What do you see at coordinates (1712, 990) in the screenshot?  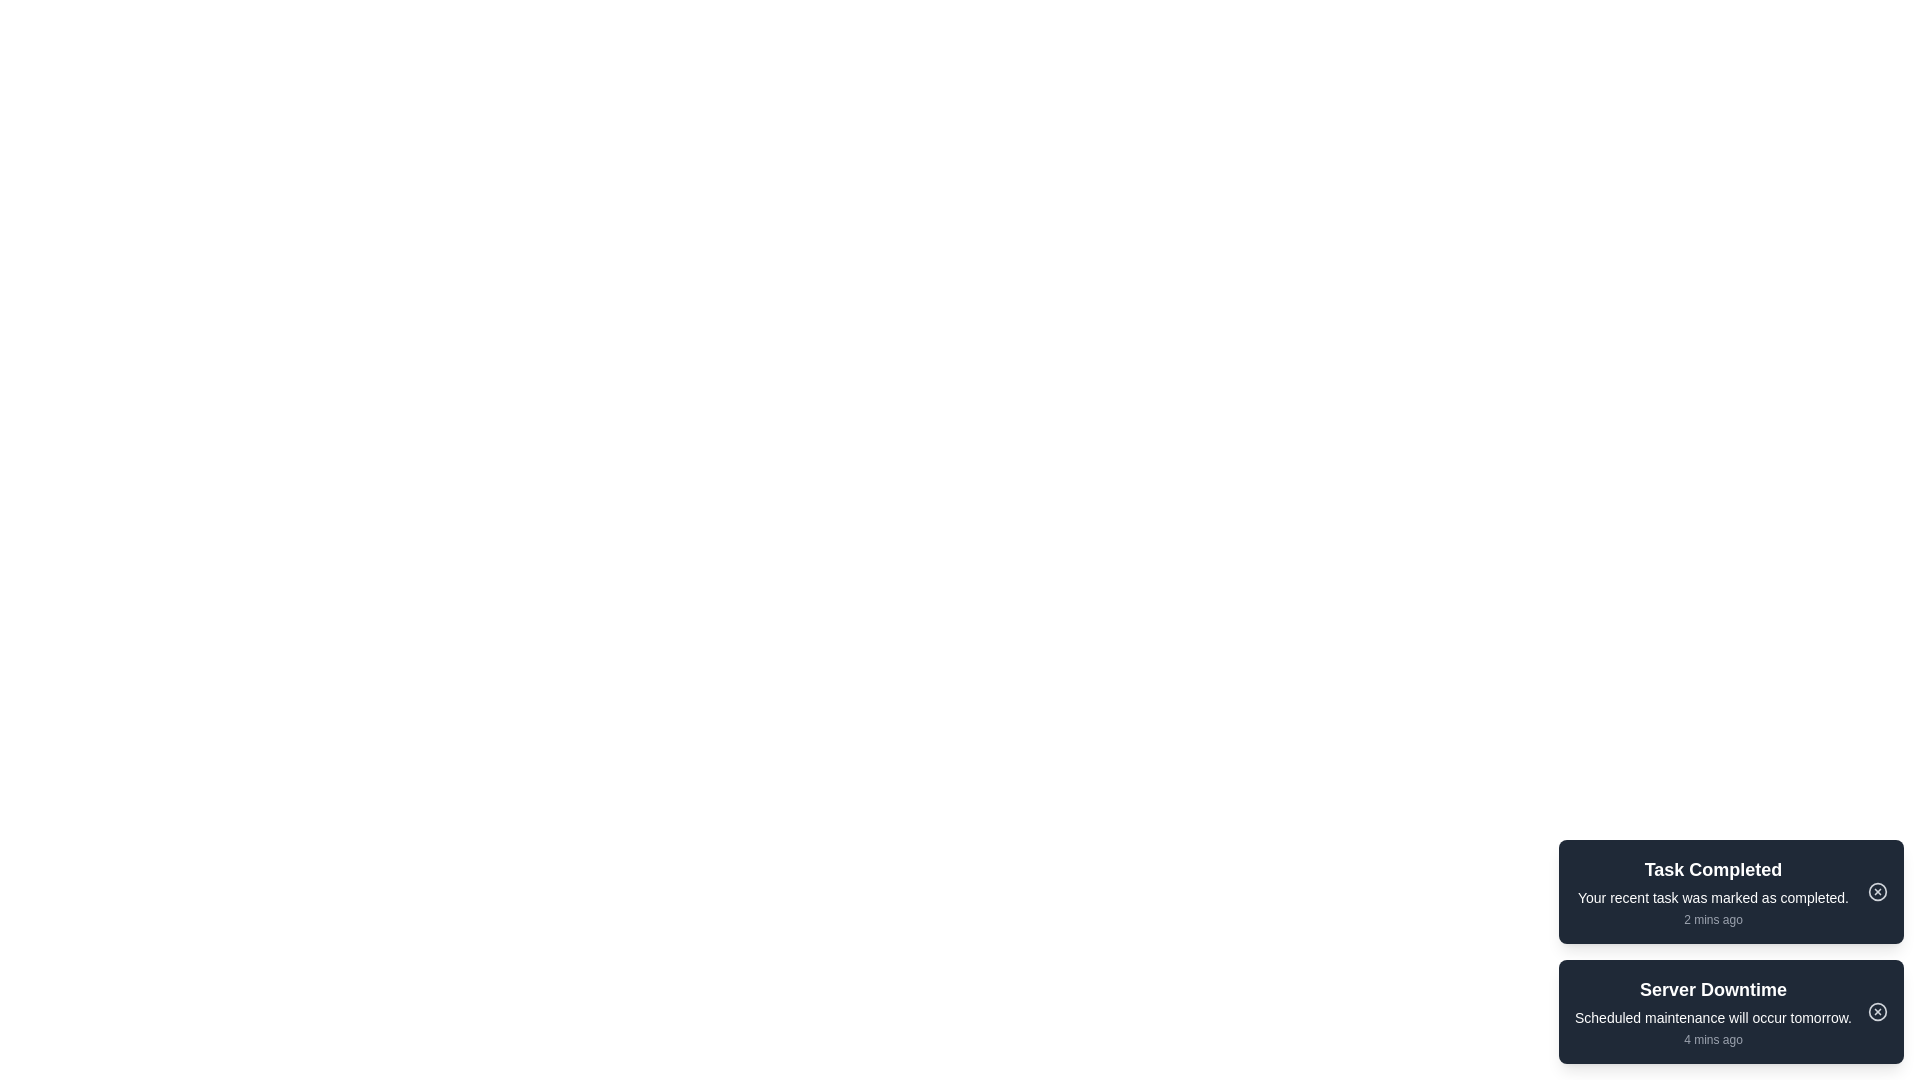 I see `the notification title to read: Server Downtime` at bounding box center [1712, 990].